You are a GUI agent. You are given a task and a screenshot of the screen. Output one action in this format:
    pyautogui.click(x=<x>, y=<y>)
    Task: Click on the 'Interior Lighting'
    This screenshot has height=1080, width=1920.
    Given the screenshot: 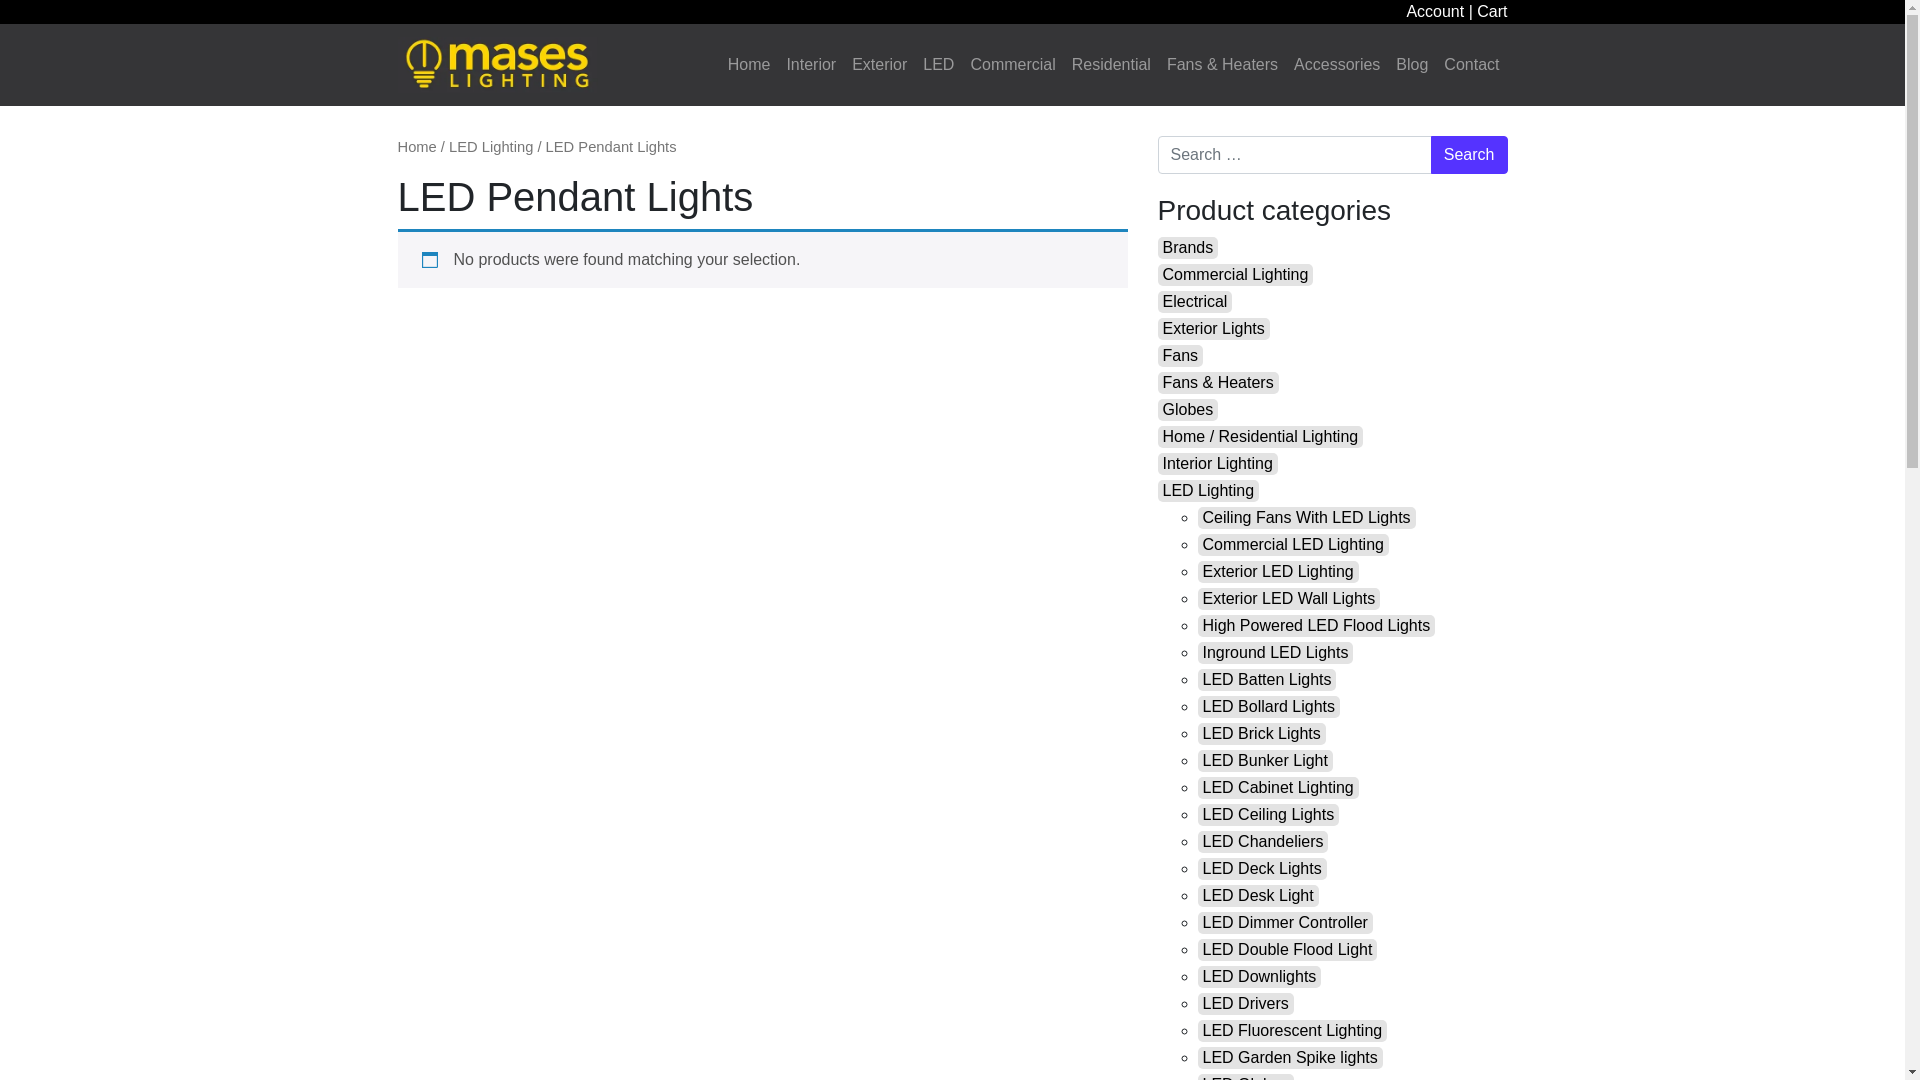 What is the action you would take?
    pyautogui.click(x=1157, y=463)
    